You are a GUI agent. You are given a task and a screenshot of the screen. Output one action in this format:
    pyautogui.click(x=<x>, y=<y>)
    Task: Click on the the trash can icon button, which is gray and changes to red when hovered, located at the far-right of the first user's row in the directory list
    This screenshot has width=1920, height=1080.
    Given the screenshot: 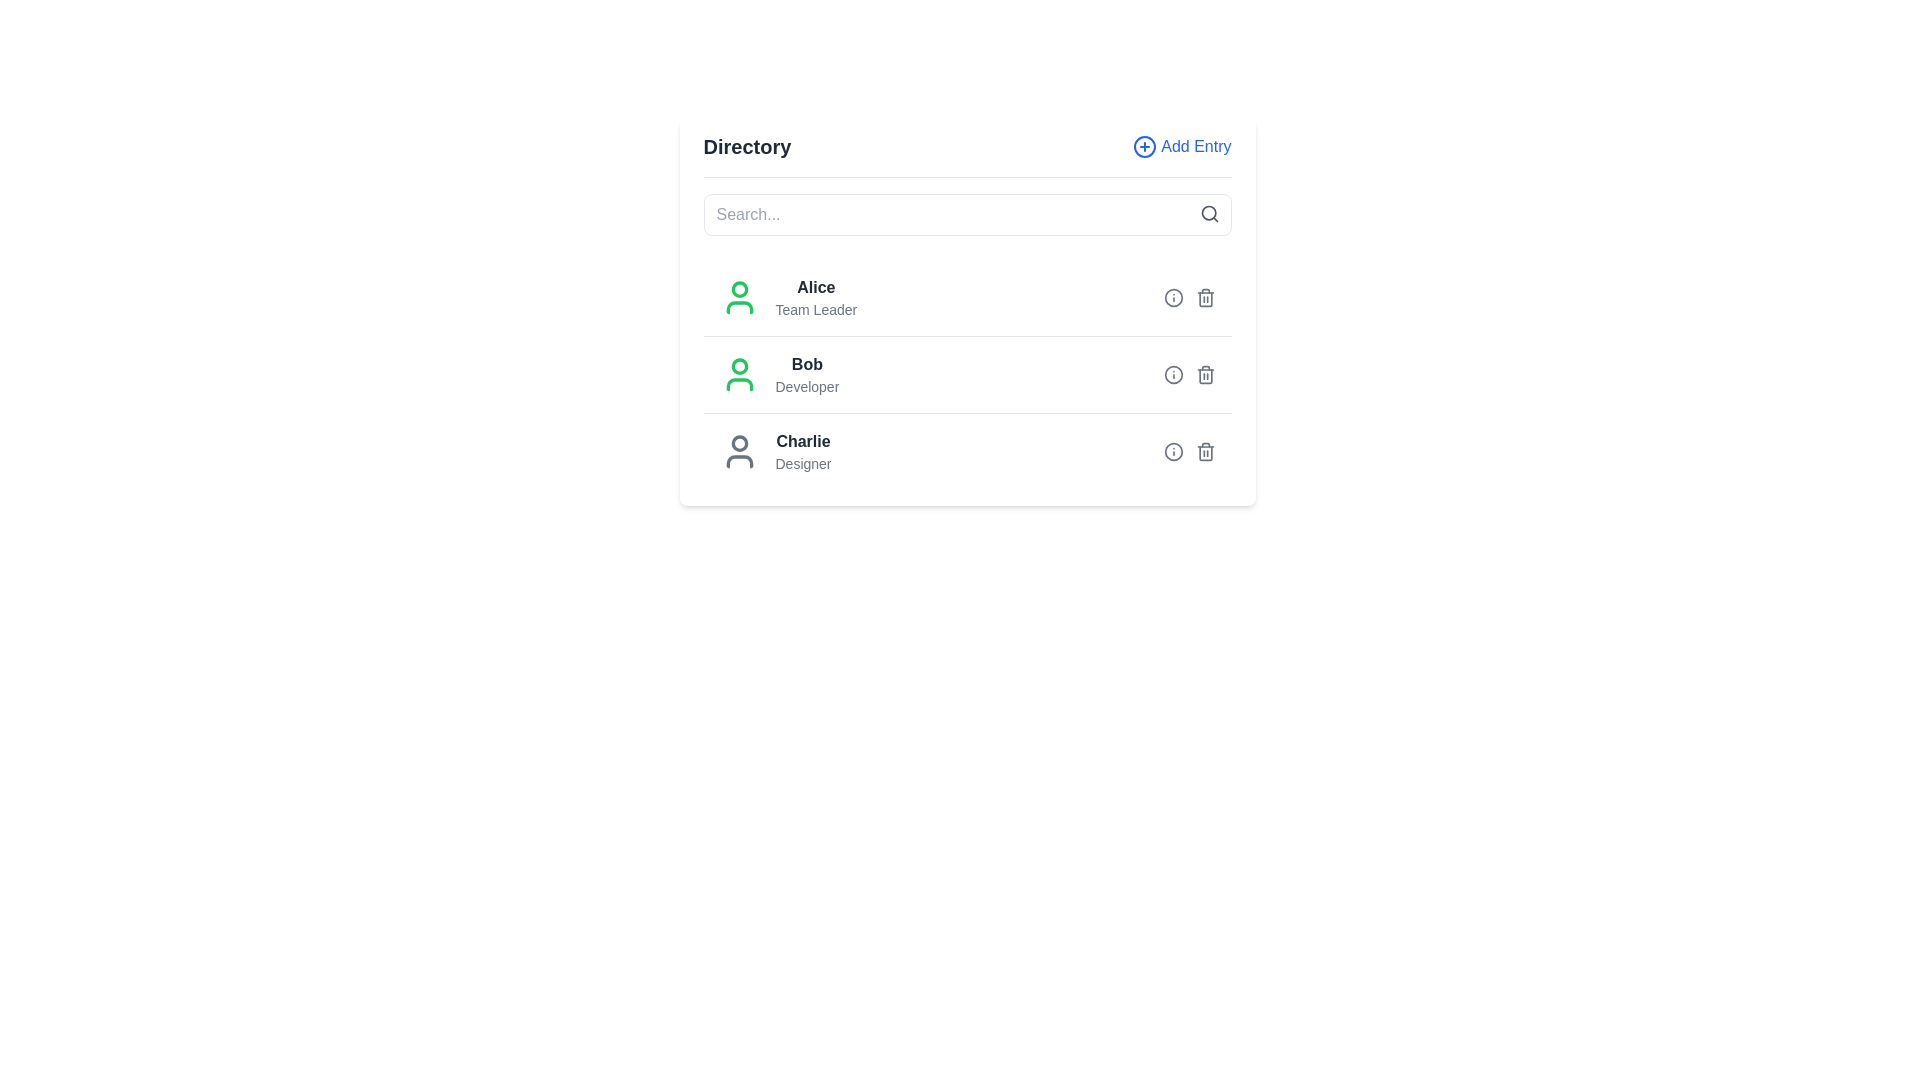 What is the action you would take?
    pyautogui.click(x=1204, y=297)
    